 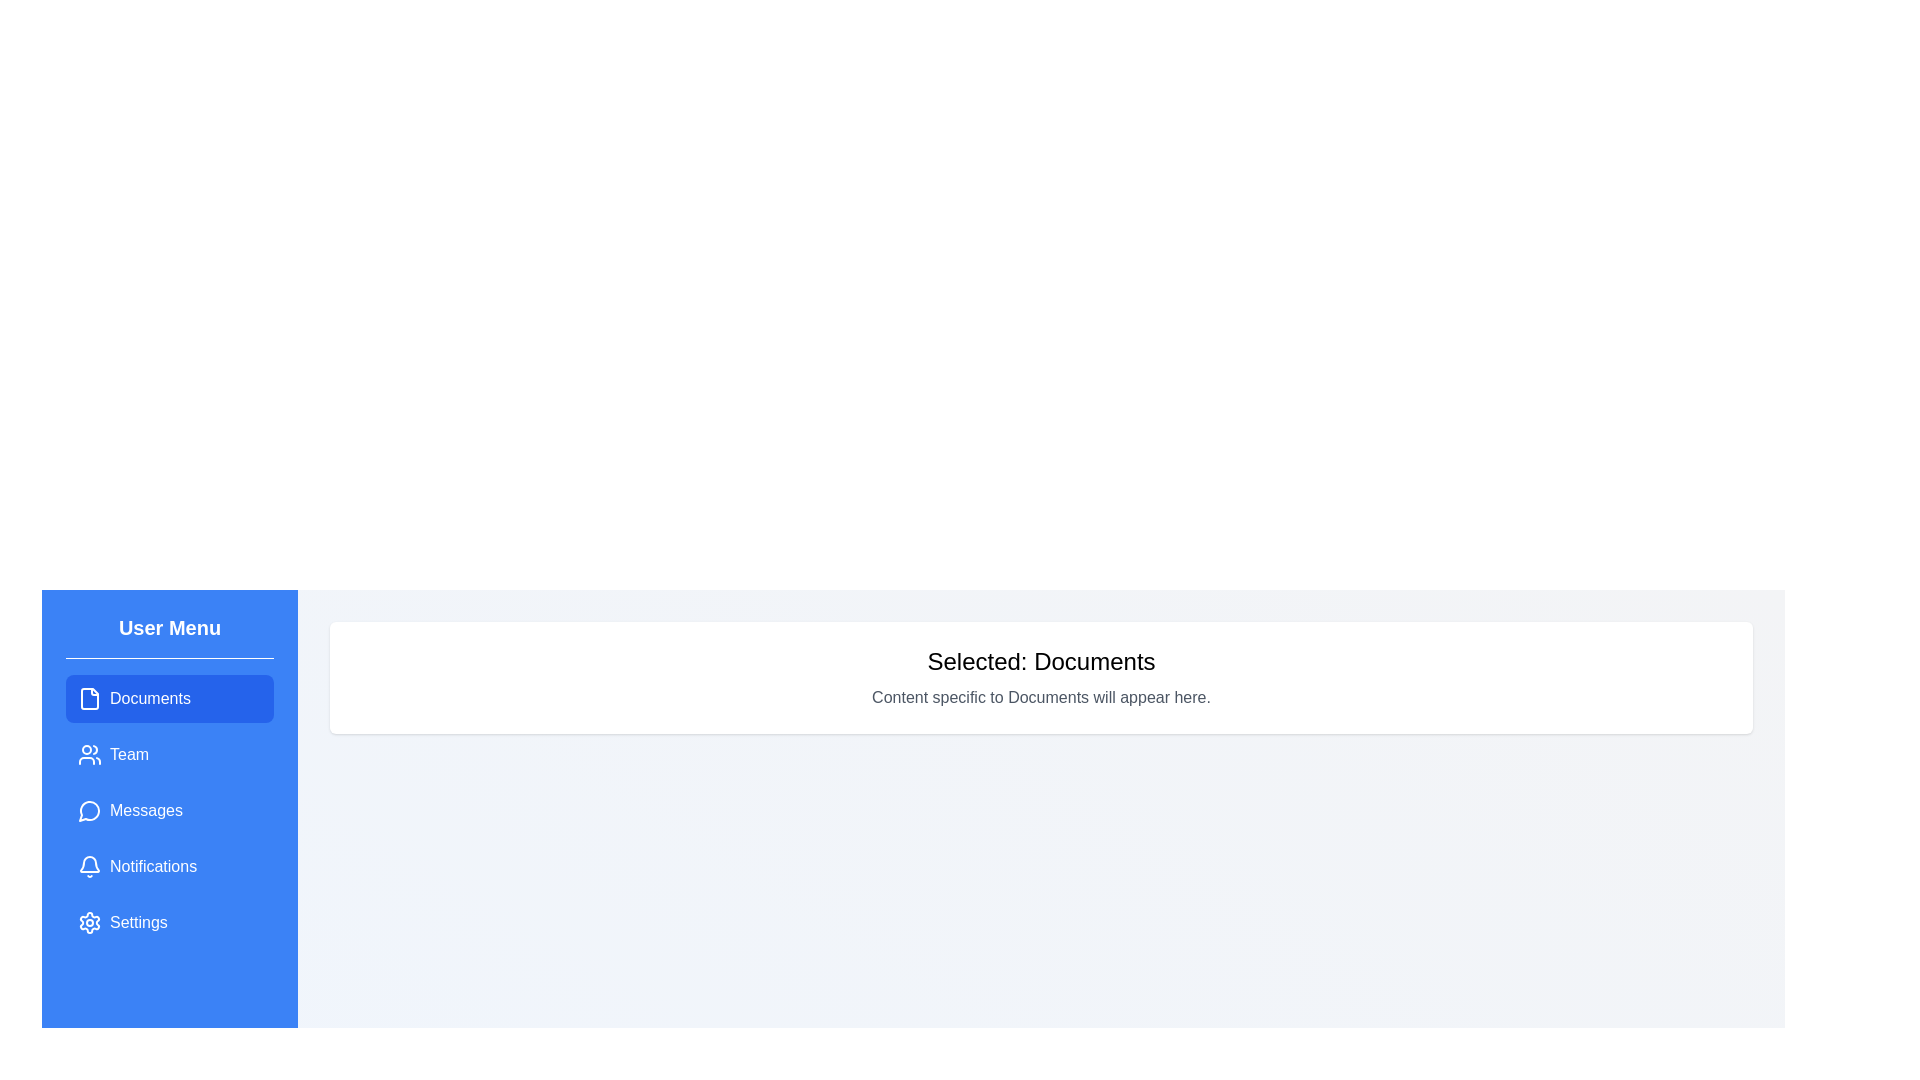 What do you see at coordinates (169, 866) in the screenshot?
I see `the menu item Notifications to change the displayed content` at bounding box center [169, 866].